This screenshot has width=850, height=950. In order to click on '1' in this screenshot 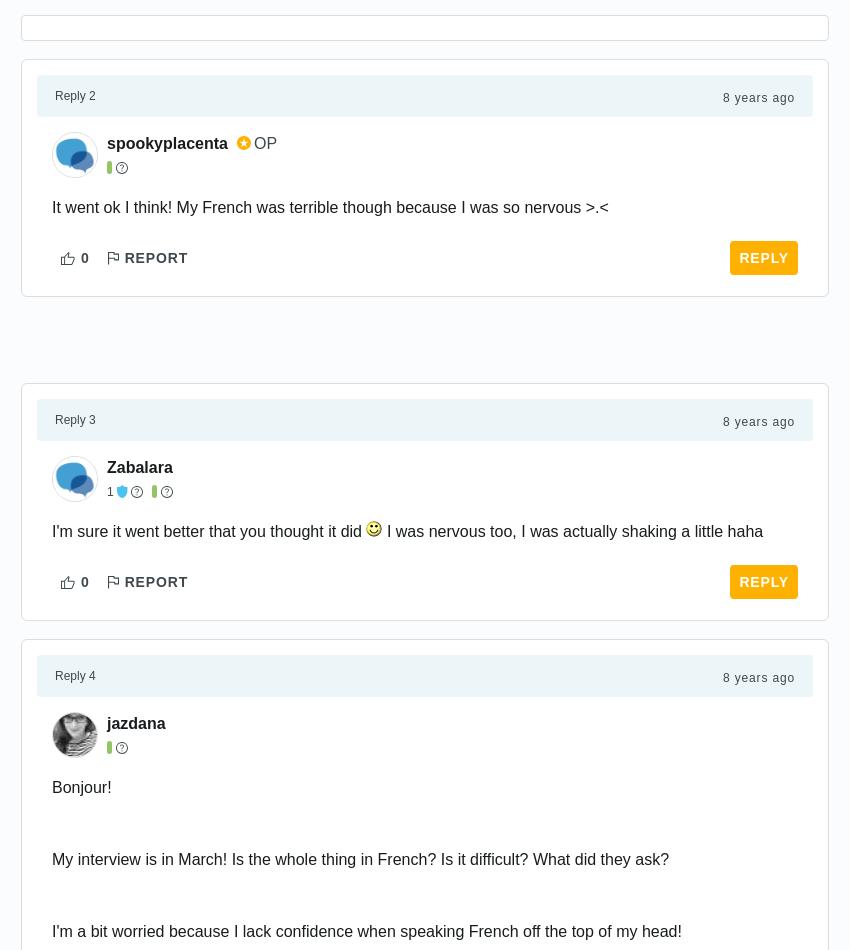, I will do `click(108, 492)`.